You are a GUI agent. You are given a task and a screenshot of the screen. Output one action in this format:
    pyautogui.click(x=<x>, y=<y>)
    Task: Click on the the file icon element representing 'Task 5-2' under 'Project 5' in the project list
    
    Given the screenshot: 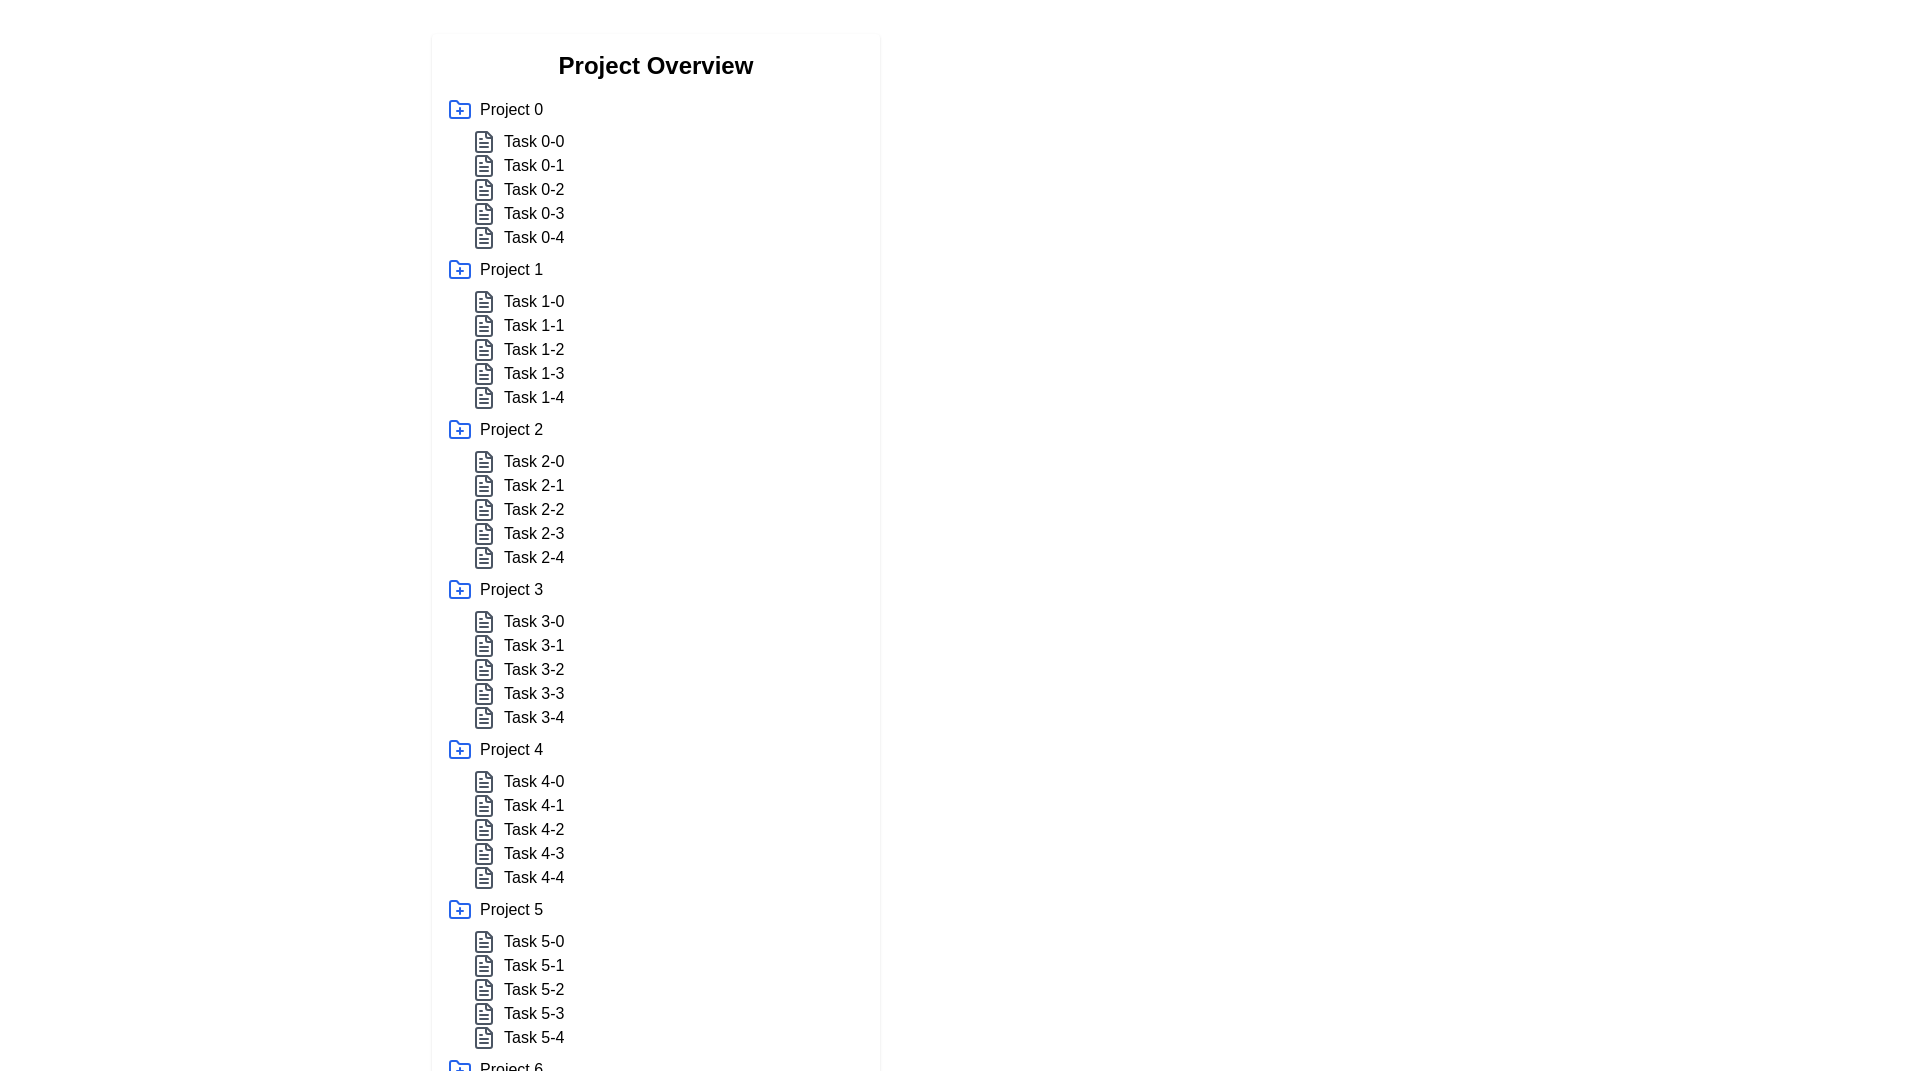 What is the action you would take?
    pyautogui.click(x=484, y=990)
    